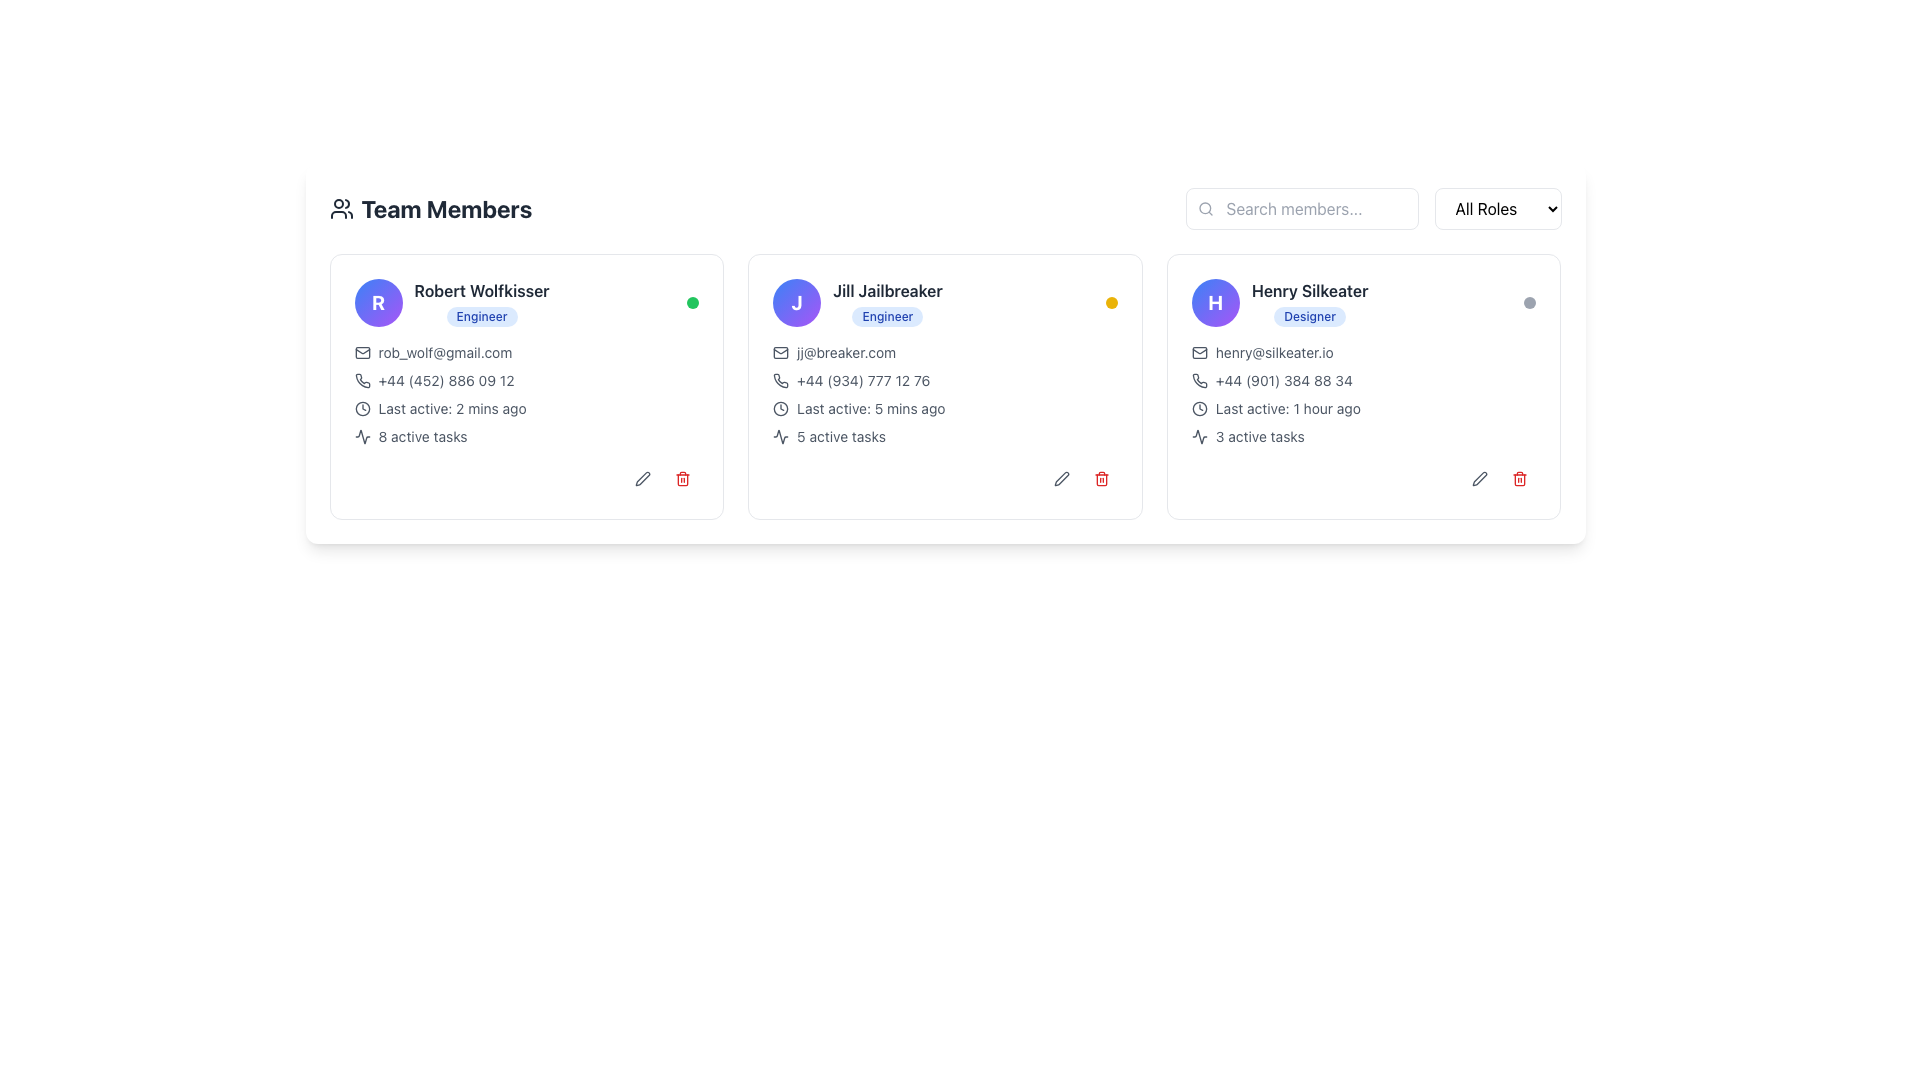 The height and width of the screenshot is (1080, 1920). I want to click on the clock face icon located within the 'Jill Jailbreaker' card, which is to the left of the text 'Last active: 5 mins ago.', so click(780, 407).